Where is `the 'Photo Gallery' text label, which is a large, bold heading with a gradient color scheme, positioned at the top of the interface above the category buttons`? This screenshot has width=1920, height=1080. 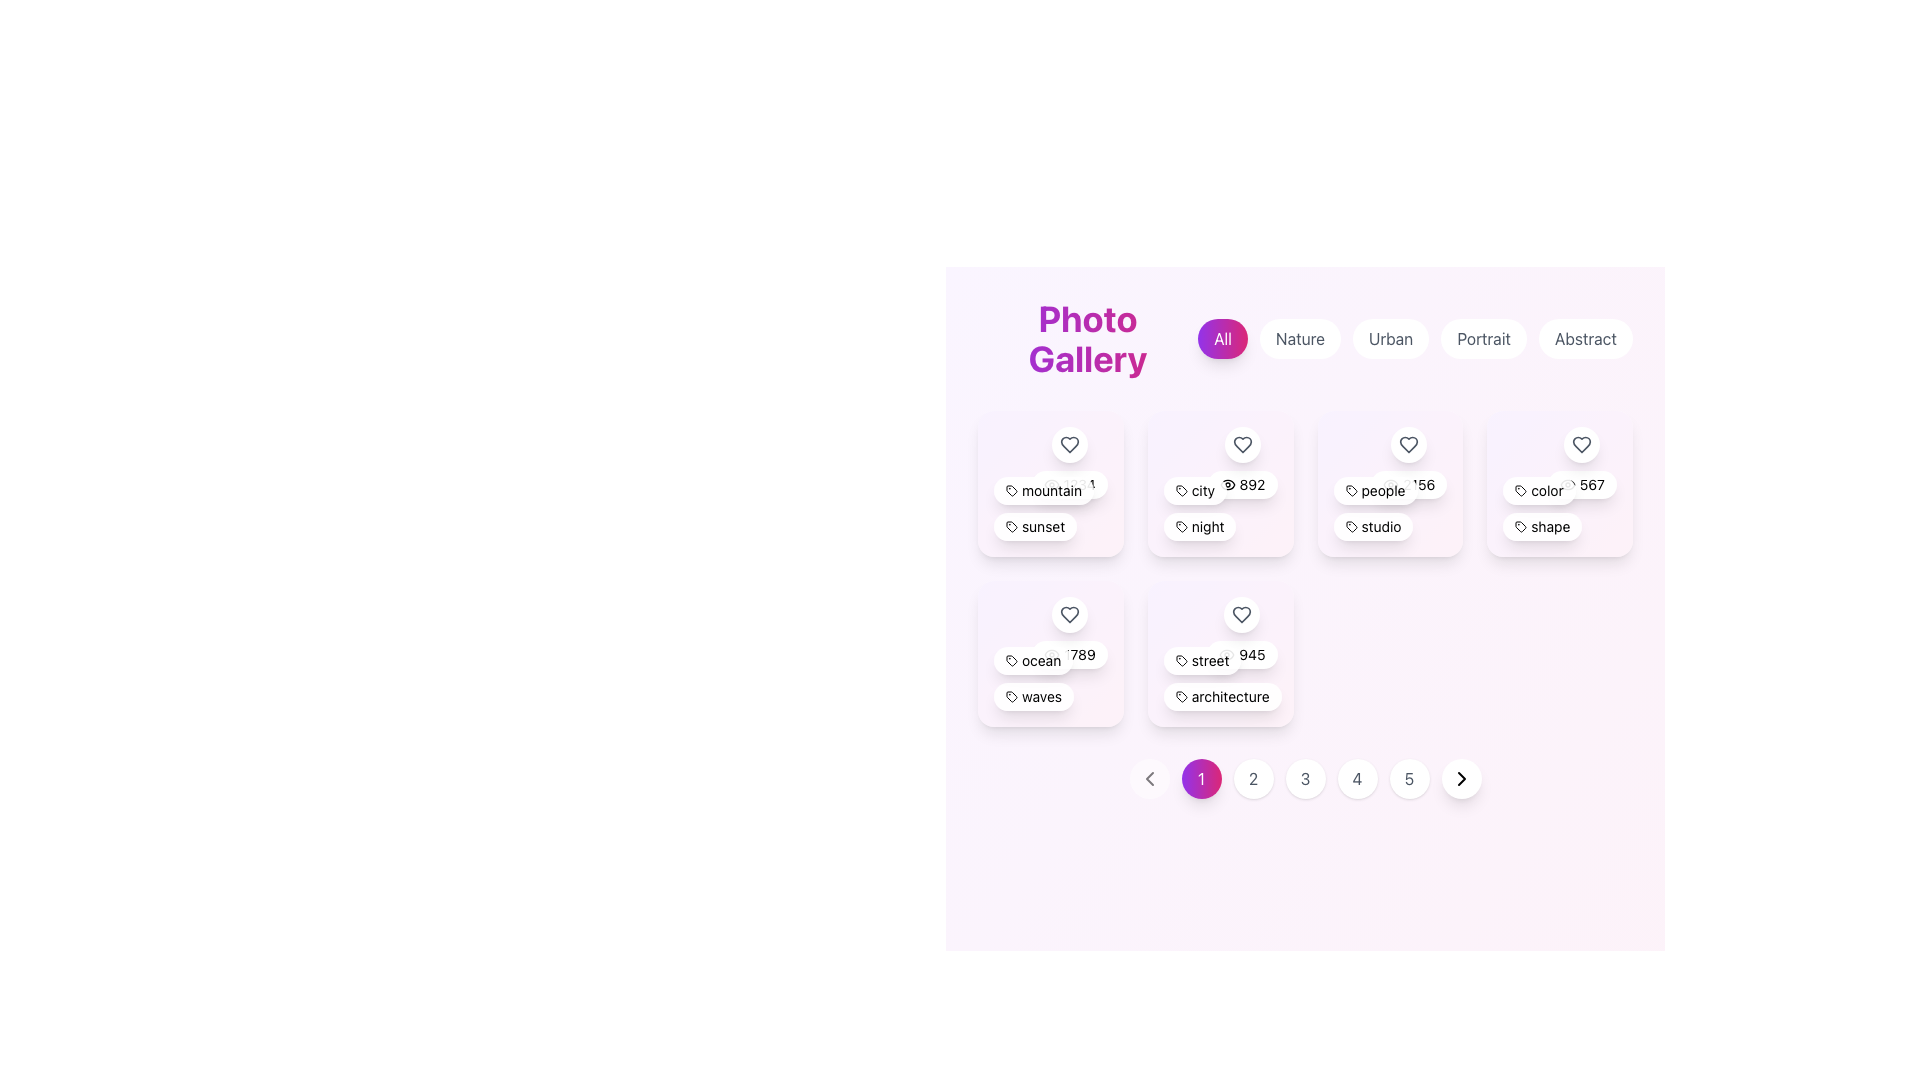 the 'Photo Gallery' text label, which is a large, bold heading with a gradient color scheme, positioned at the top of the interface above the category buttons is located at coordinates (1087, 338).